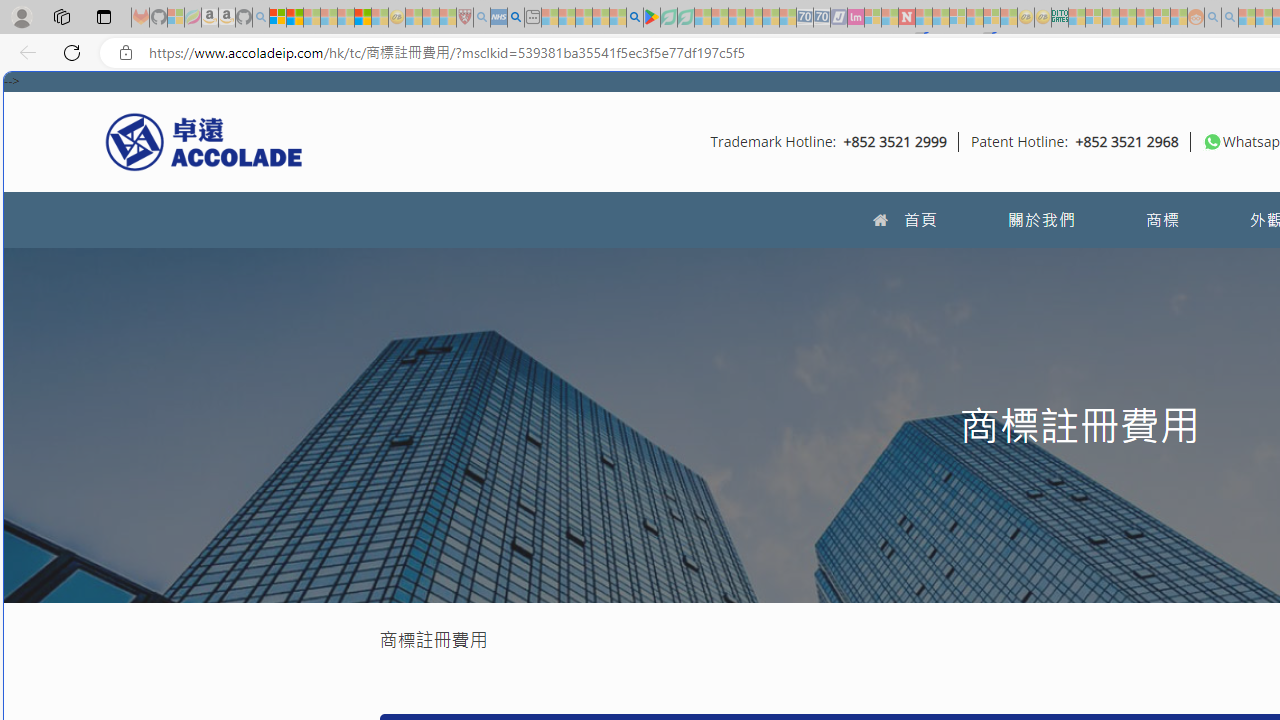  I want to click on 'To get missing image descriptions, open the context menu.', so click(1211, 140).